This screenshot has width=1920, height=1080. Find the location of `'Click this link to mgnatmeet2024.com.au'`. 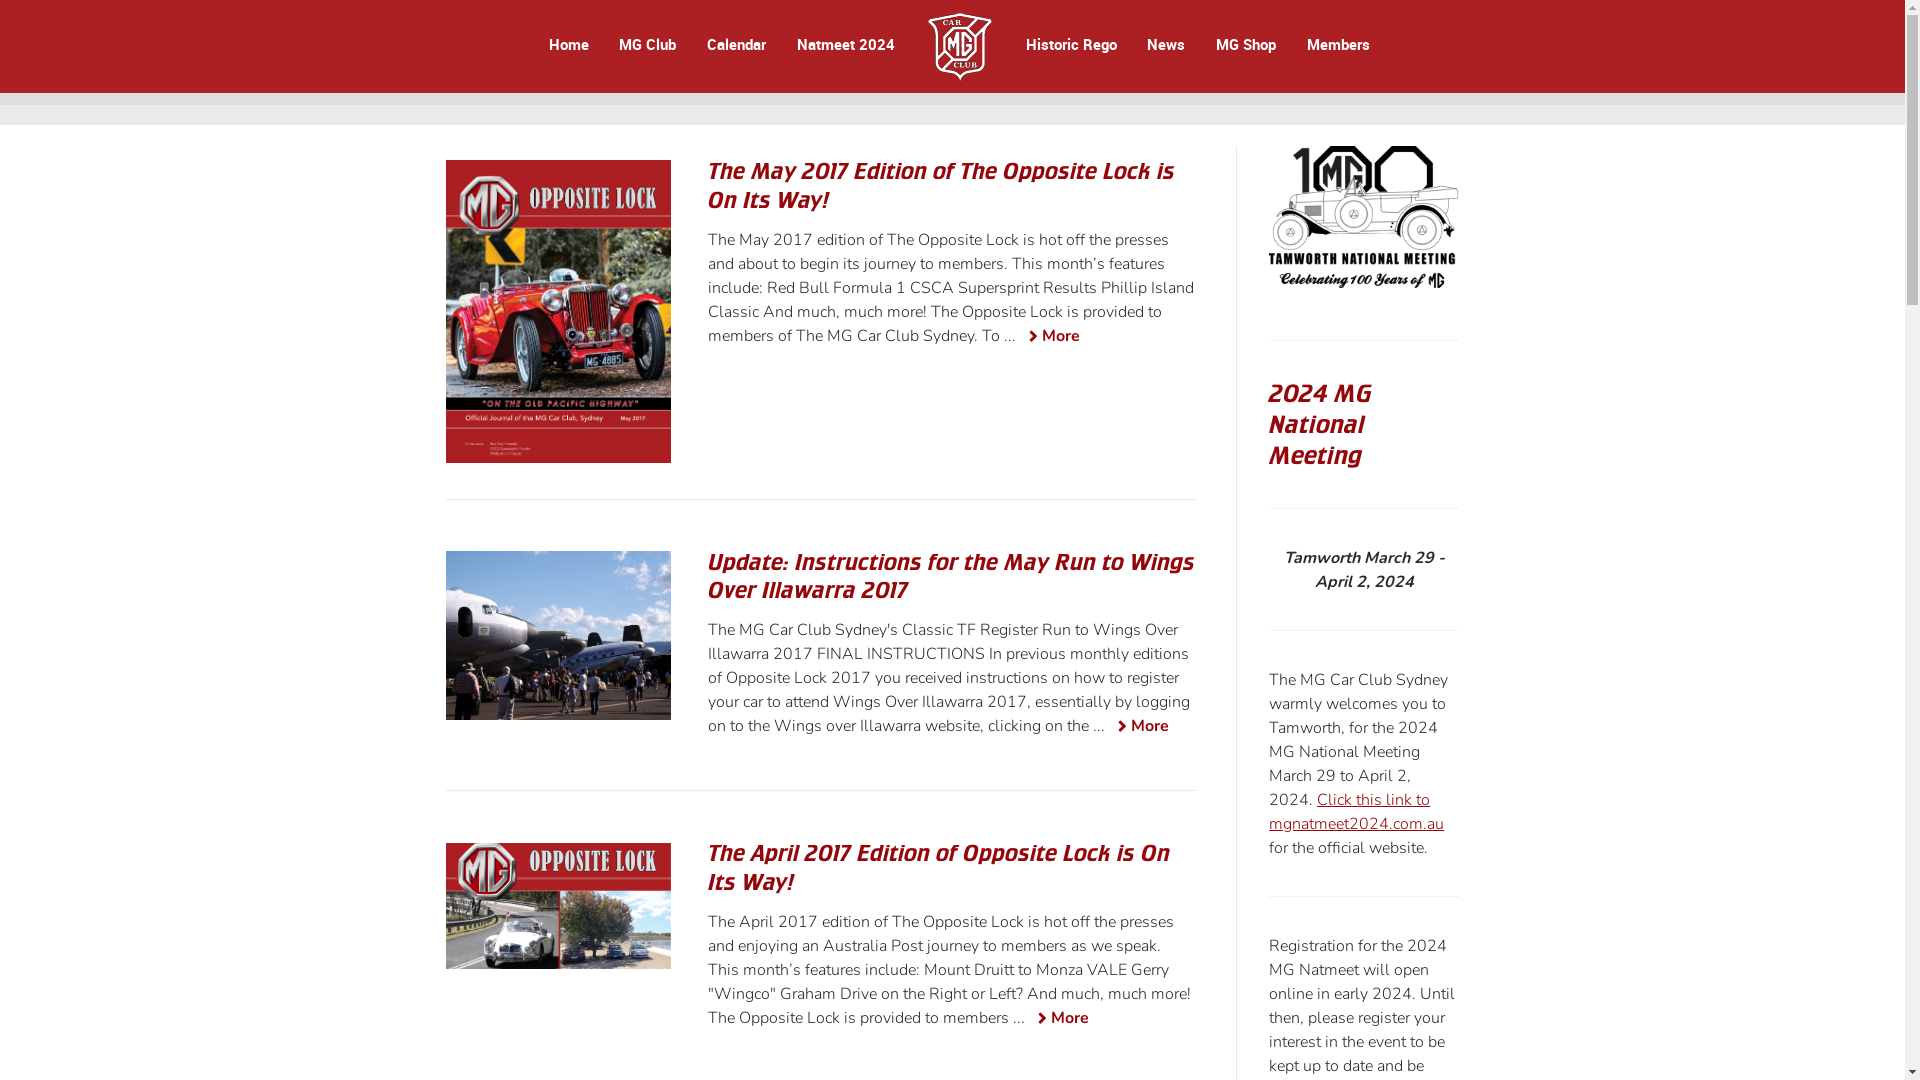

'Click this link to mgnatmeet2024.com.au' is located at coordinates (1356, 812).